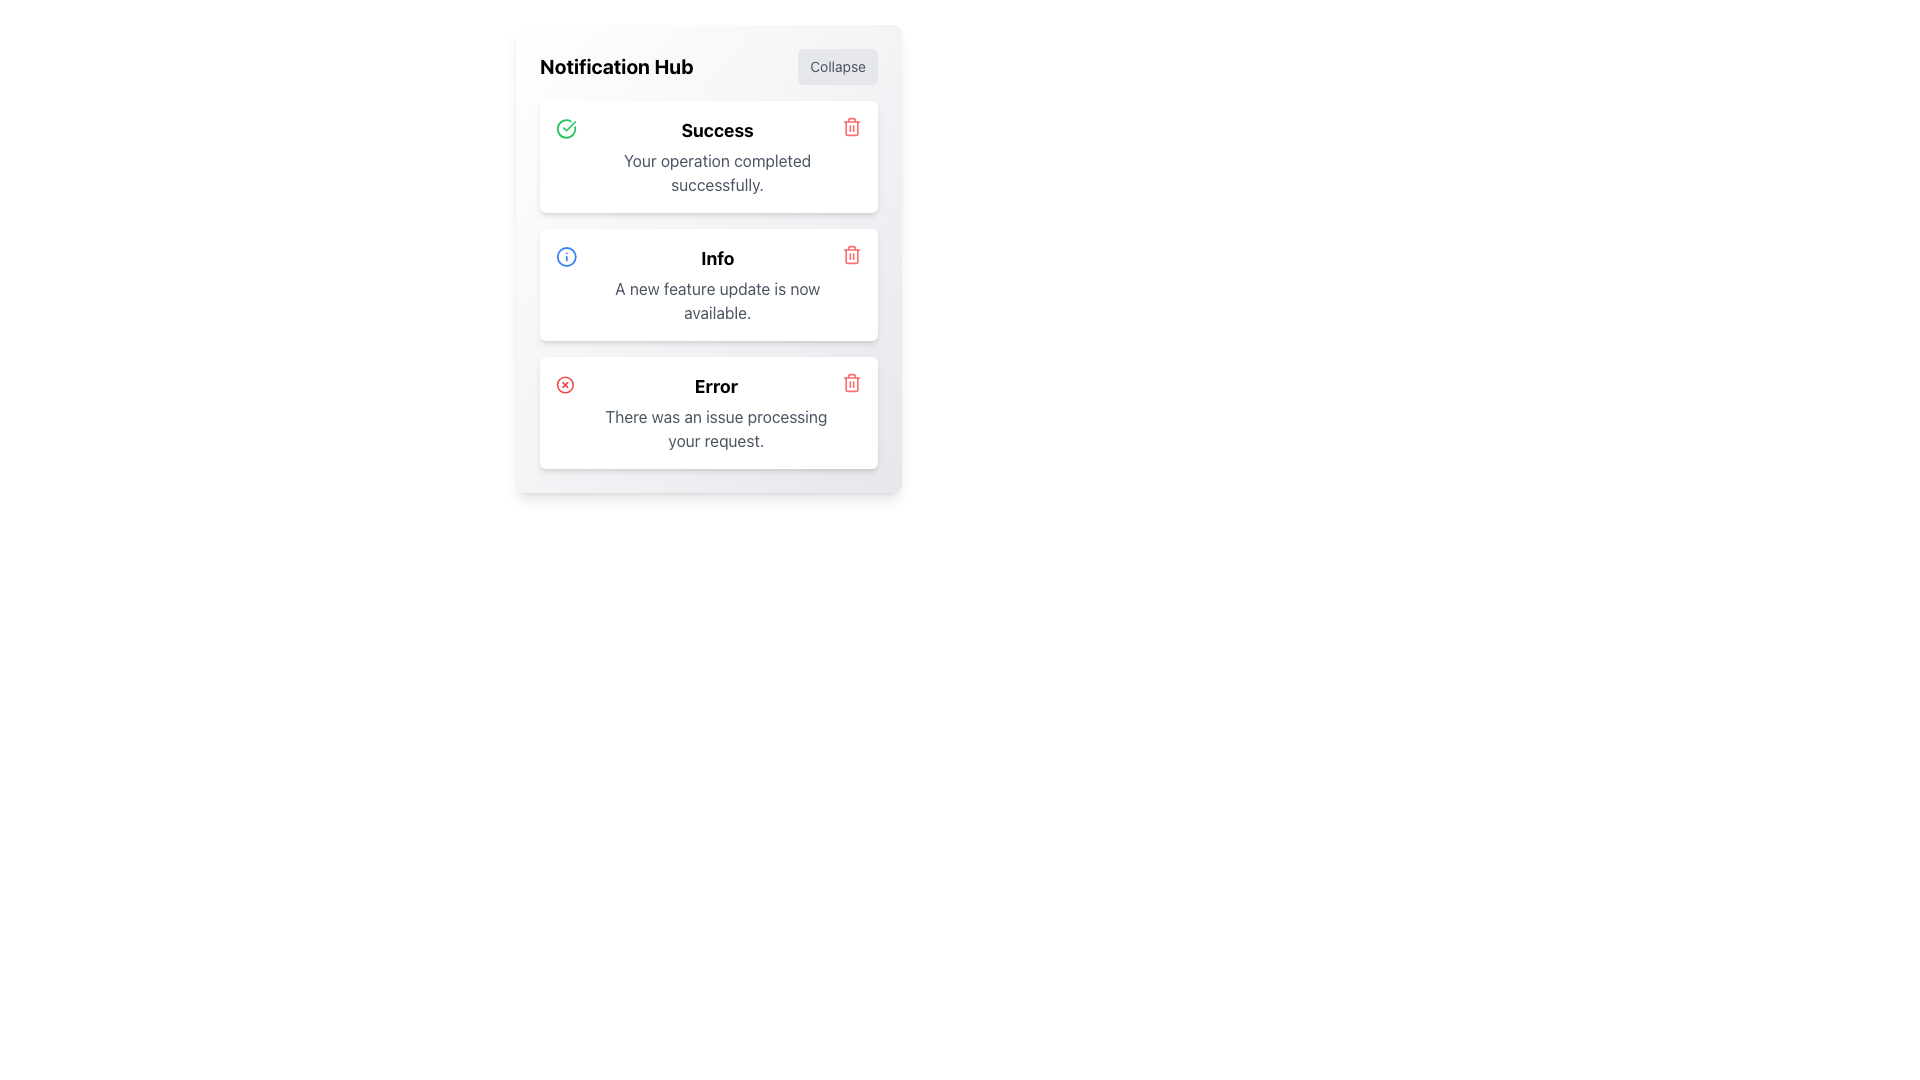 This screenshot has height=1080, width=1920. I want to click on notification banner that displays an error message with bold black text saying 'Error' and smaller gray text stating 'There was an issue processing your request.' This notification is the third in a vertical sequence within the 'Notification Hub.', so click(716, 411).